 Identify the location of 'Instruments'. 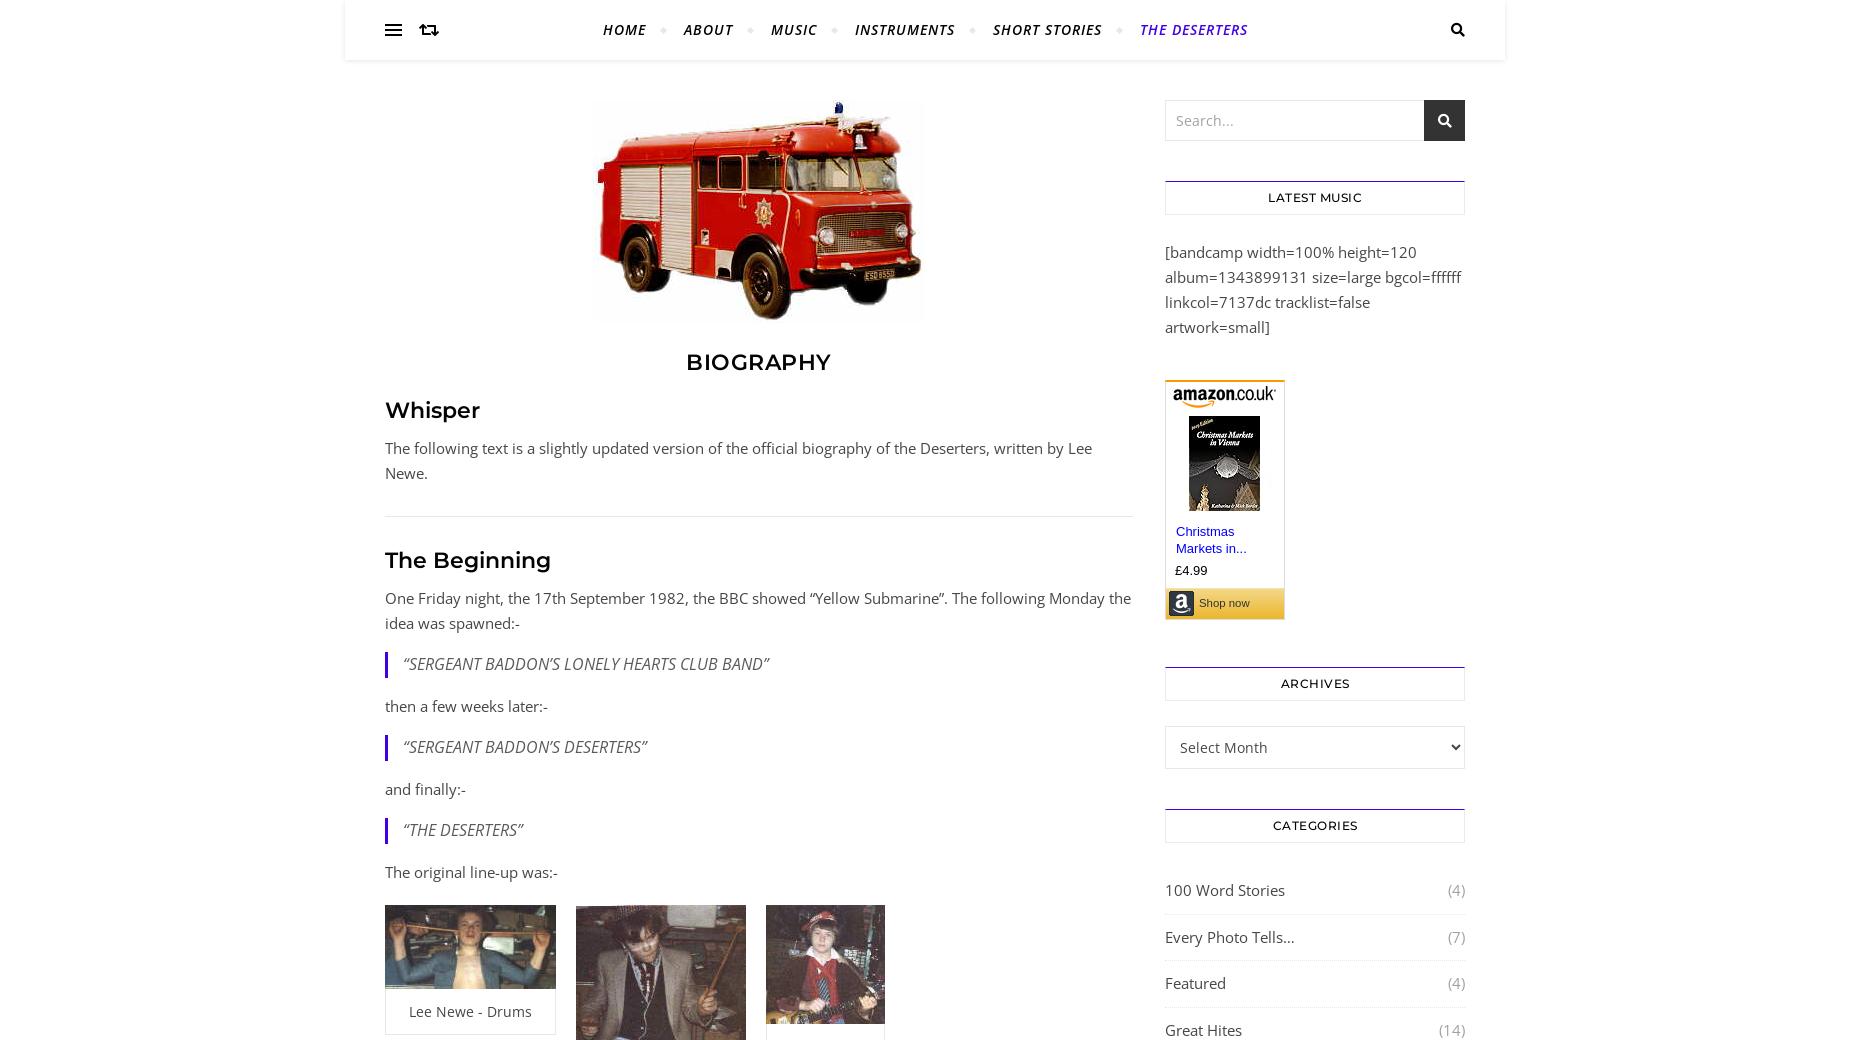
(903, 28).